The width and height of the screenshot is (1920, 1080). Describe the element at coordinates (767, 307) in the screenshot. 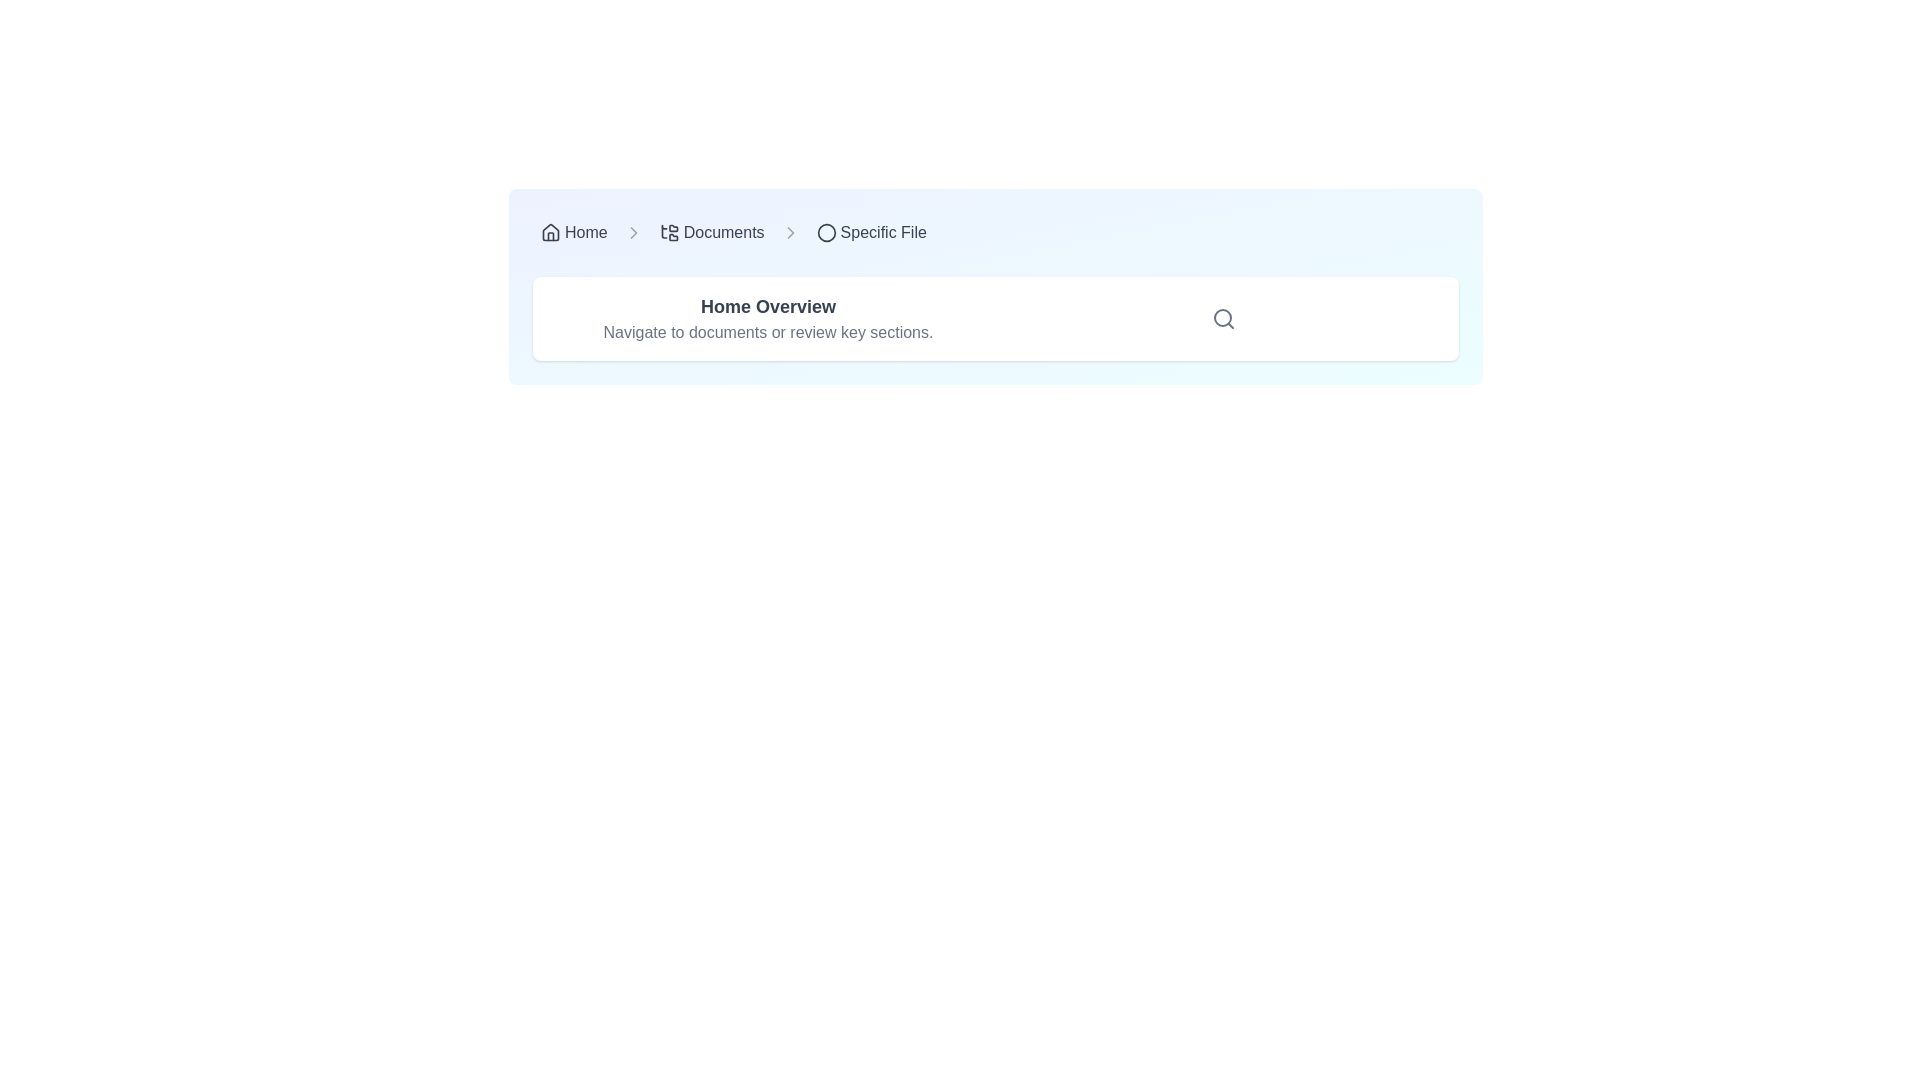

I see `text label element located at the upper section of the interface, which serves as a title or heading for the current section, to gather information` at that location.